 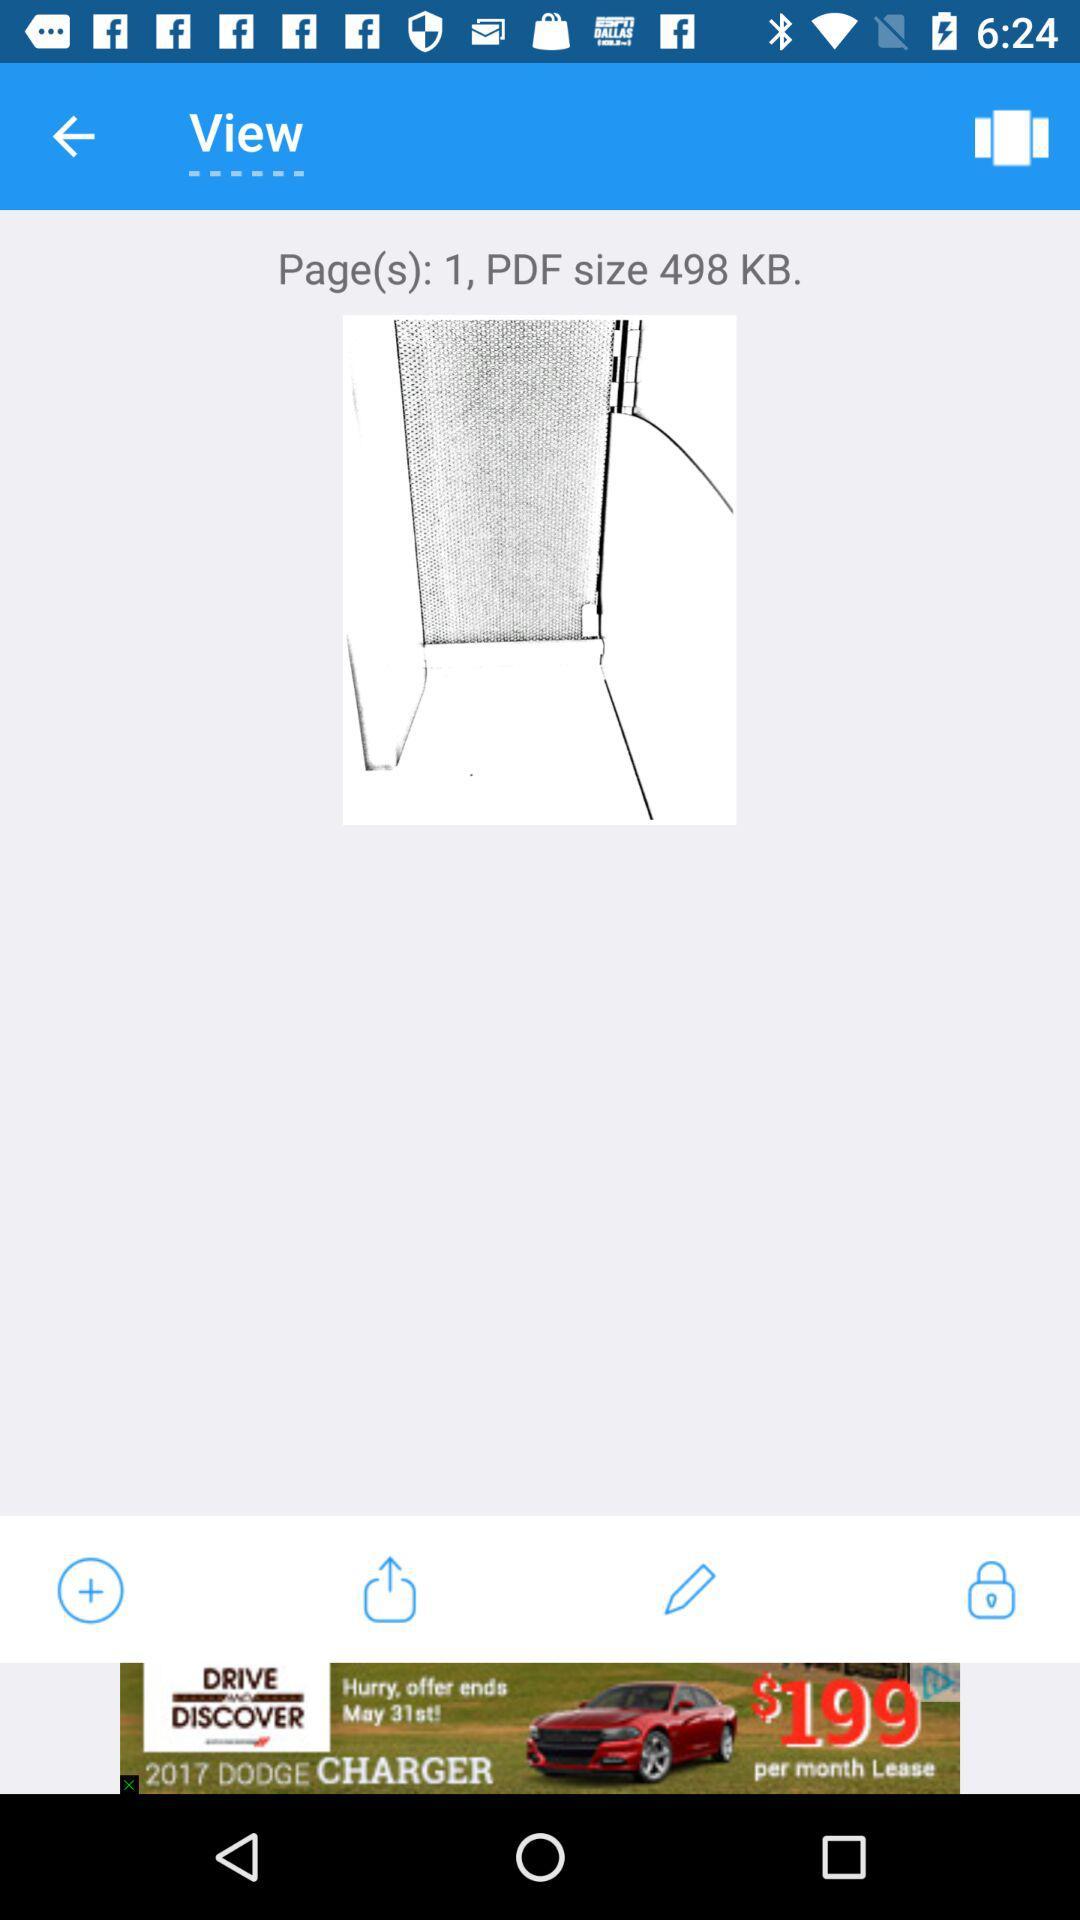 What do you see at coordinates (389, 1588) in the screenshot?
I see `the launch icon` at bounding box center [389, 1588].